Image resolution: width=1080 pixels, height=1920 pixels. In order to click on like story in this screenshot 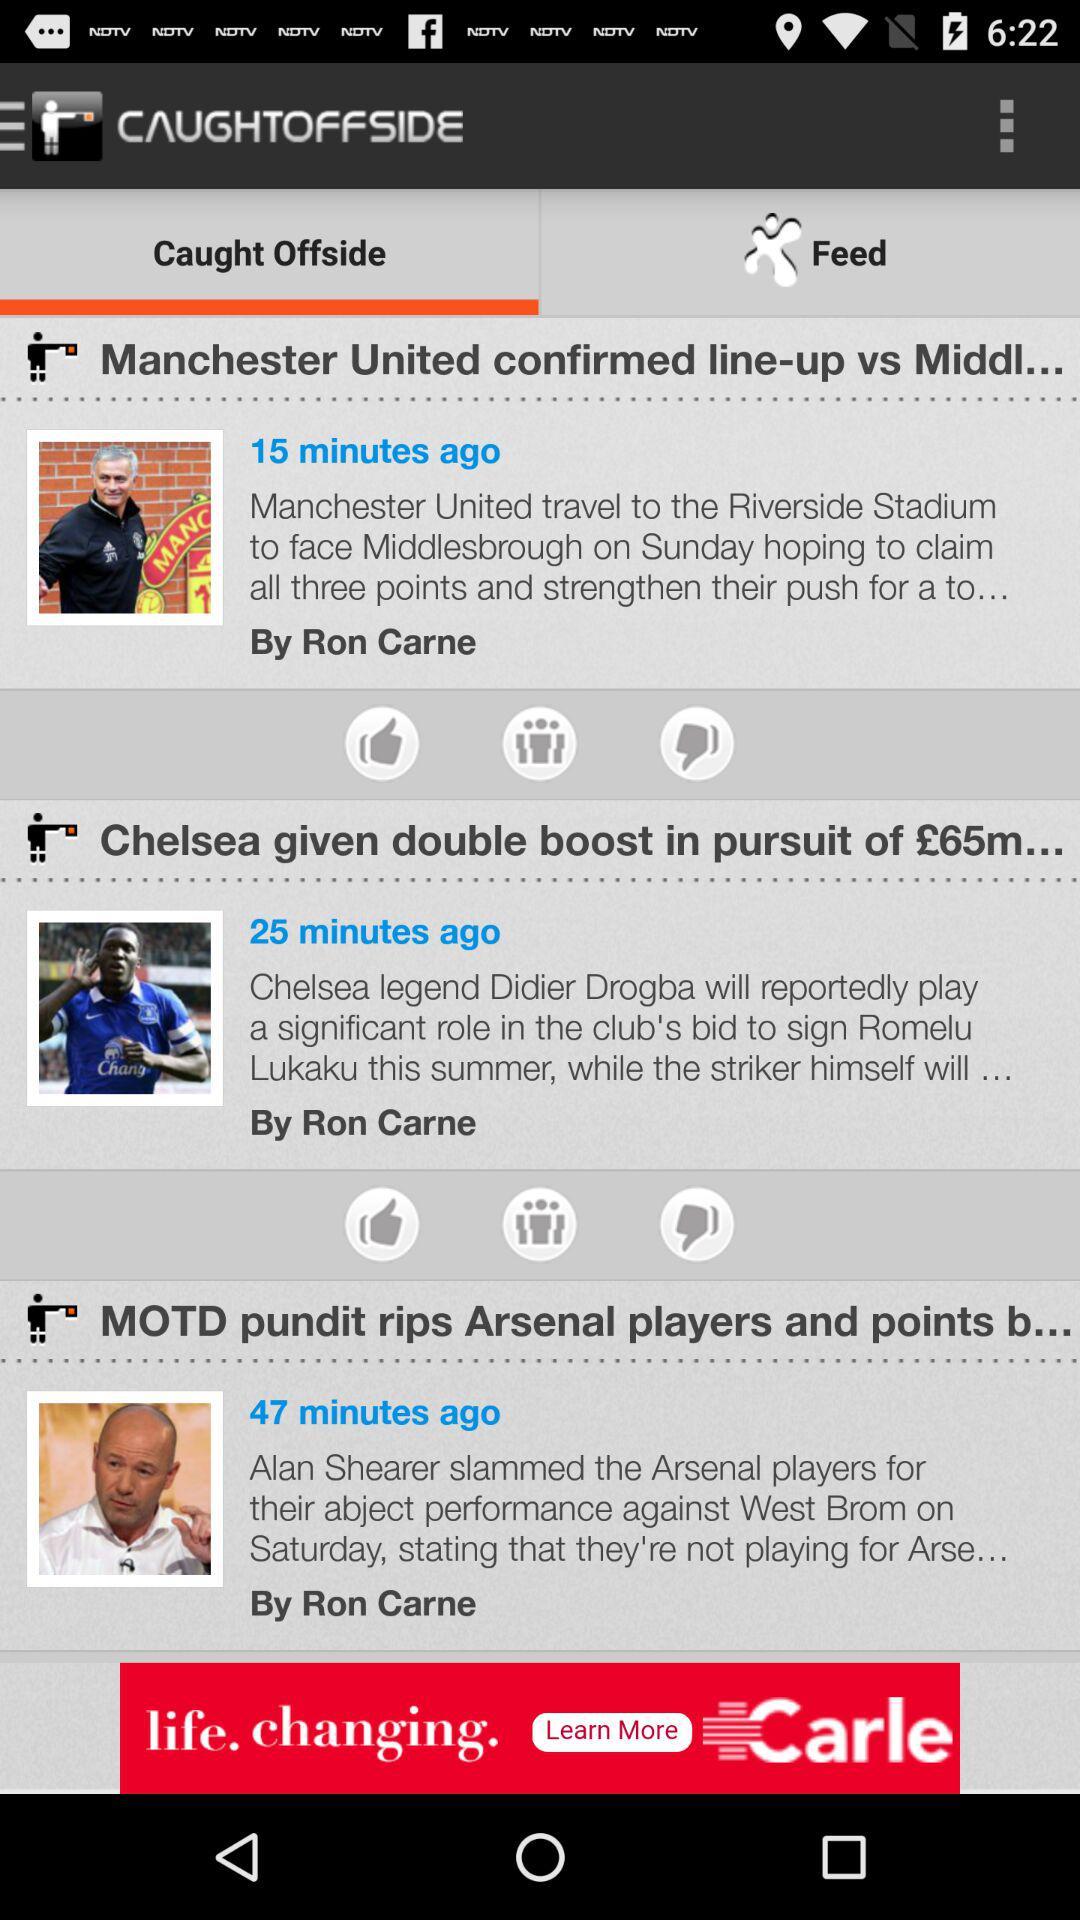, I will do `click(382, 1223)`.